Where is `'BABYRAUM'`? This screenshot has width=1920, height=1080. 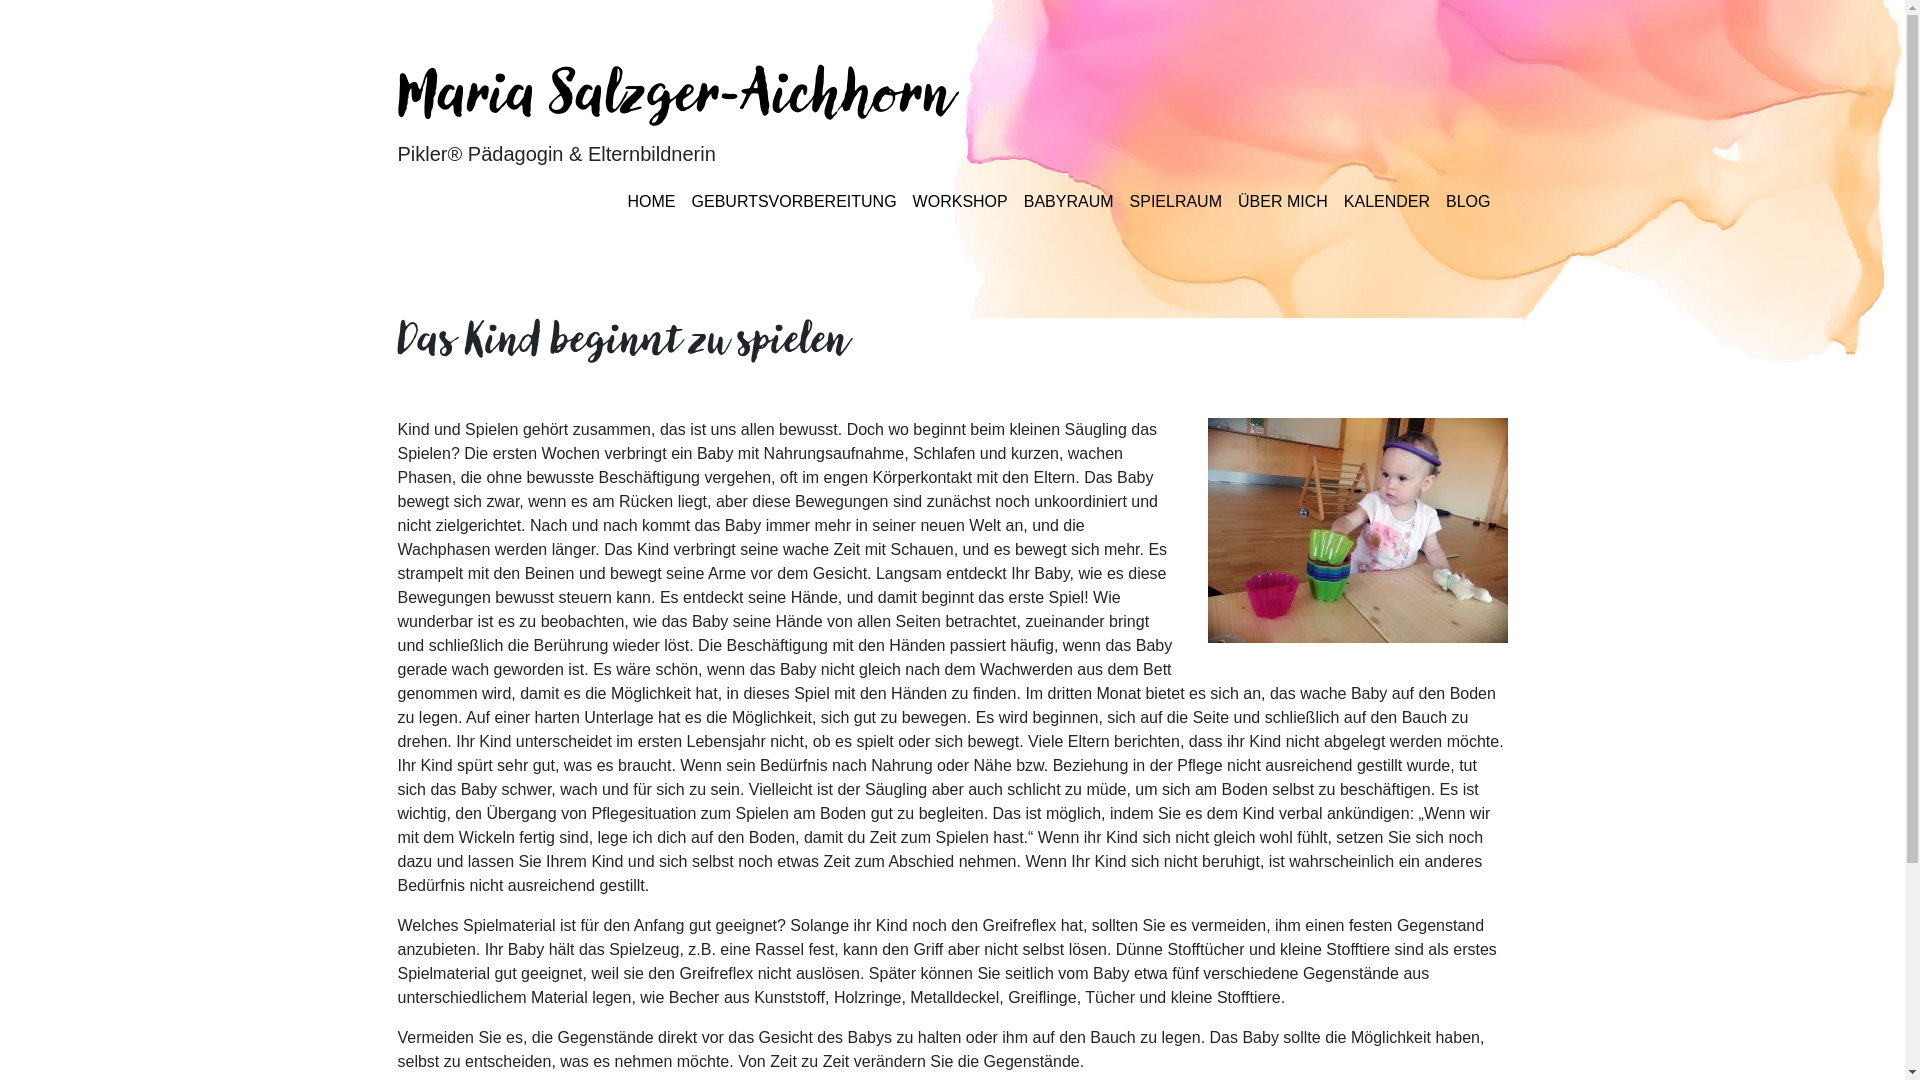
'BABYRAUM' is located at coordinates (1068, 201).